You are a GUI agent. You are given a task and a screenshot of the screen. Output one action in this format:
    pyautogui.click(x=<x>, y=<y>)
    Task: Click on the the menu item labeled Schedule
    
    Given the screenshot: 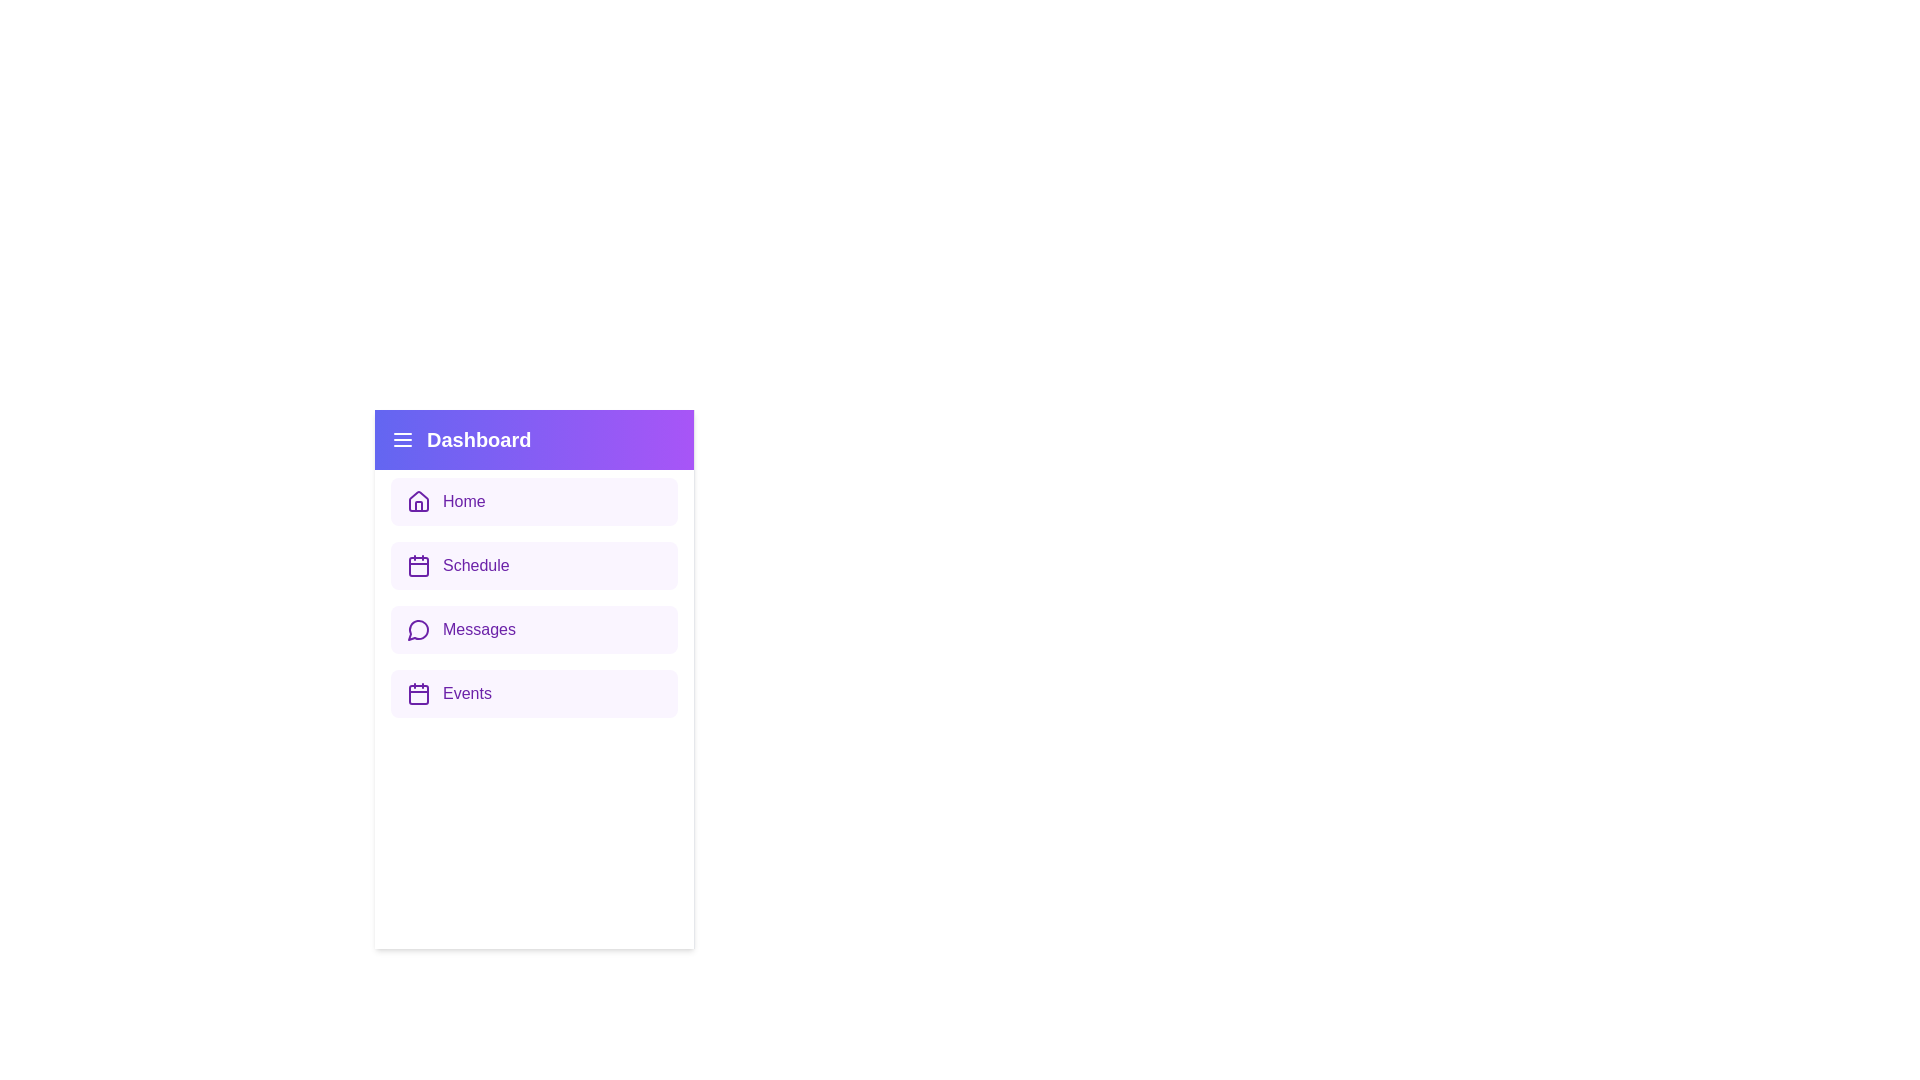 What is the action you would take?
    pyautogui.click(x=534, y=566)
    